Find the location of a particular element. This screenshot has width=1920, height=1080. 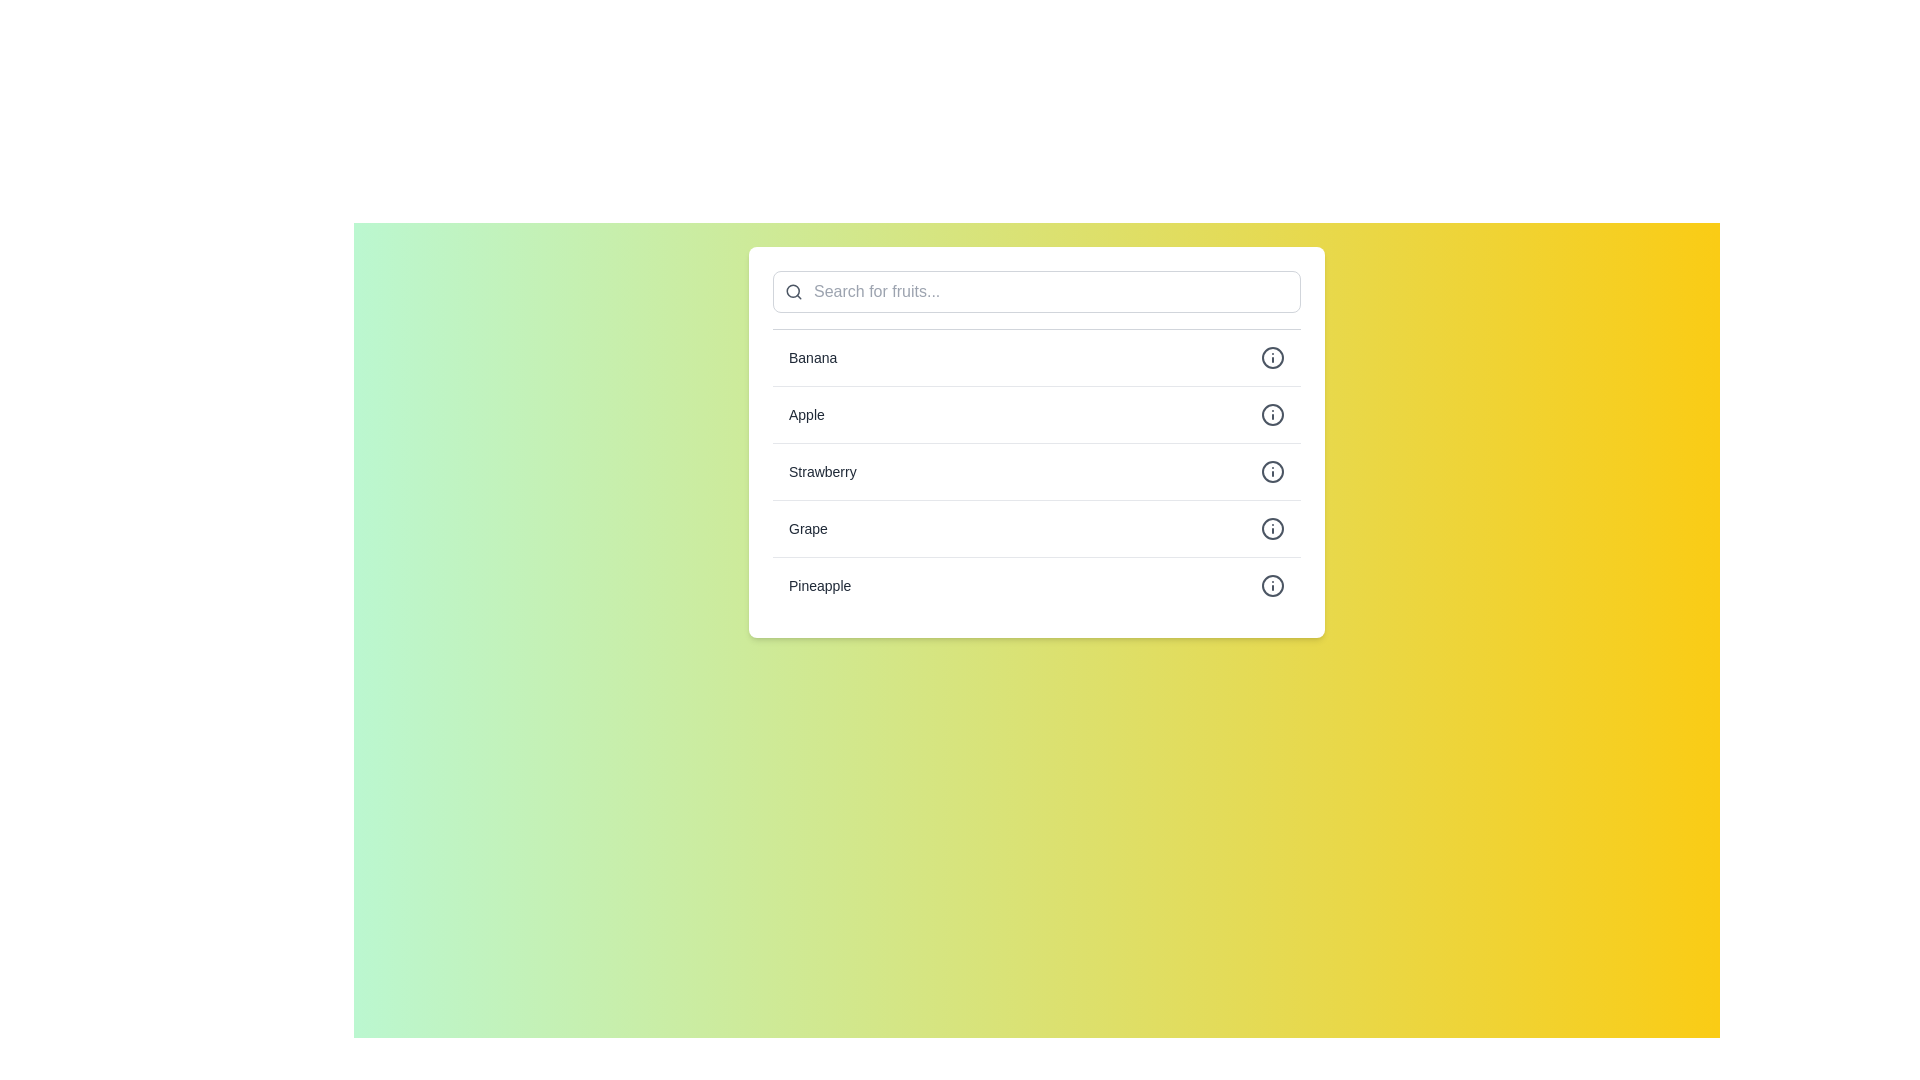

the text element displaying 'Pineapple' is located at coordinates (820, 585).